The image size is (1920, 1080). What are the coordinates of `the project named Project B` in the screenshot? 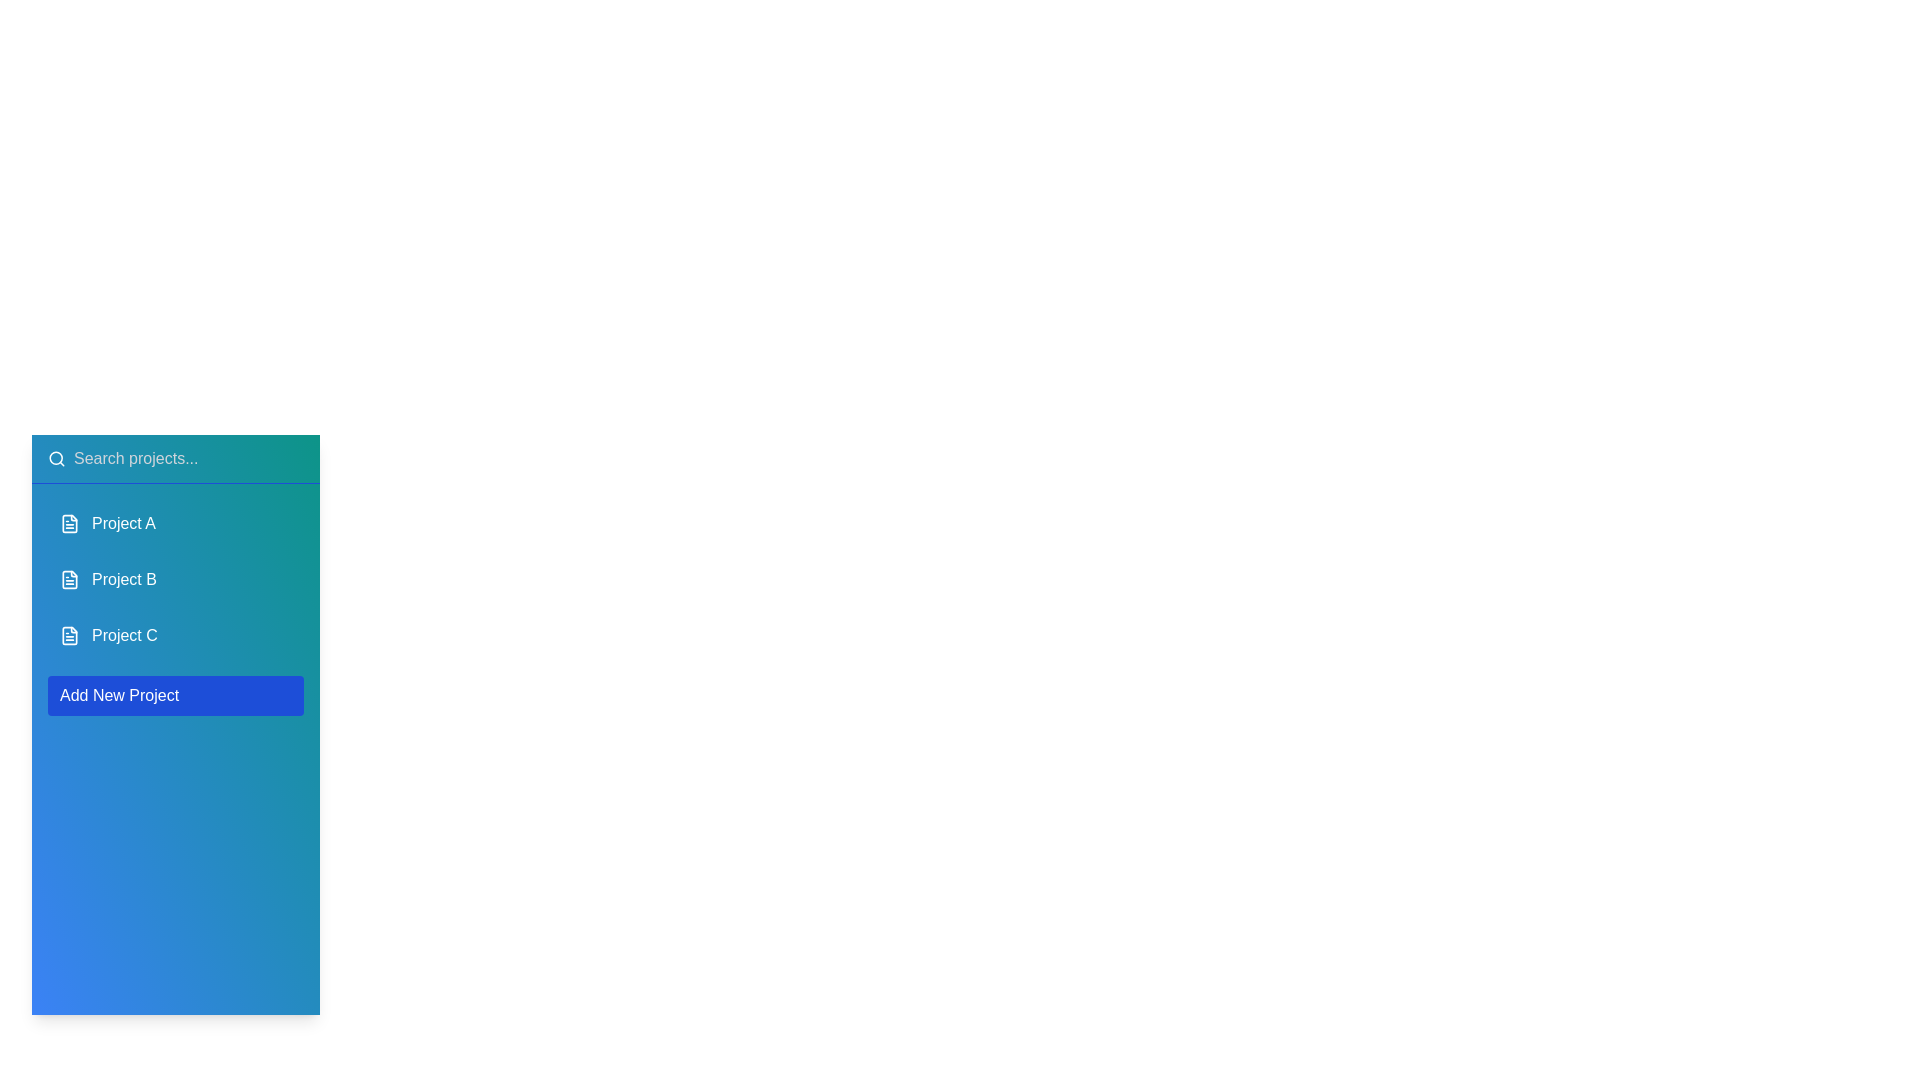 It's located at (176, 579).